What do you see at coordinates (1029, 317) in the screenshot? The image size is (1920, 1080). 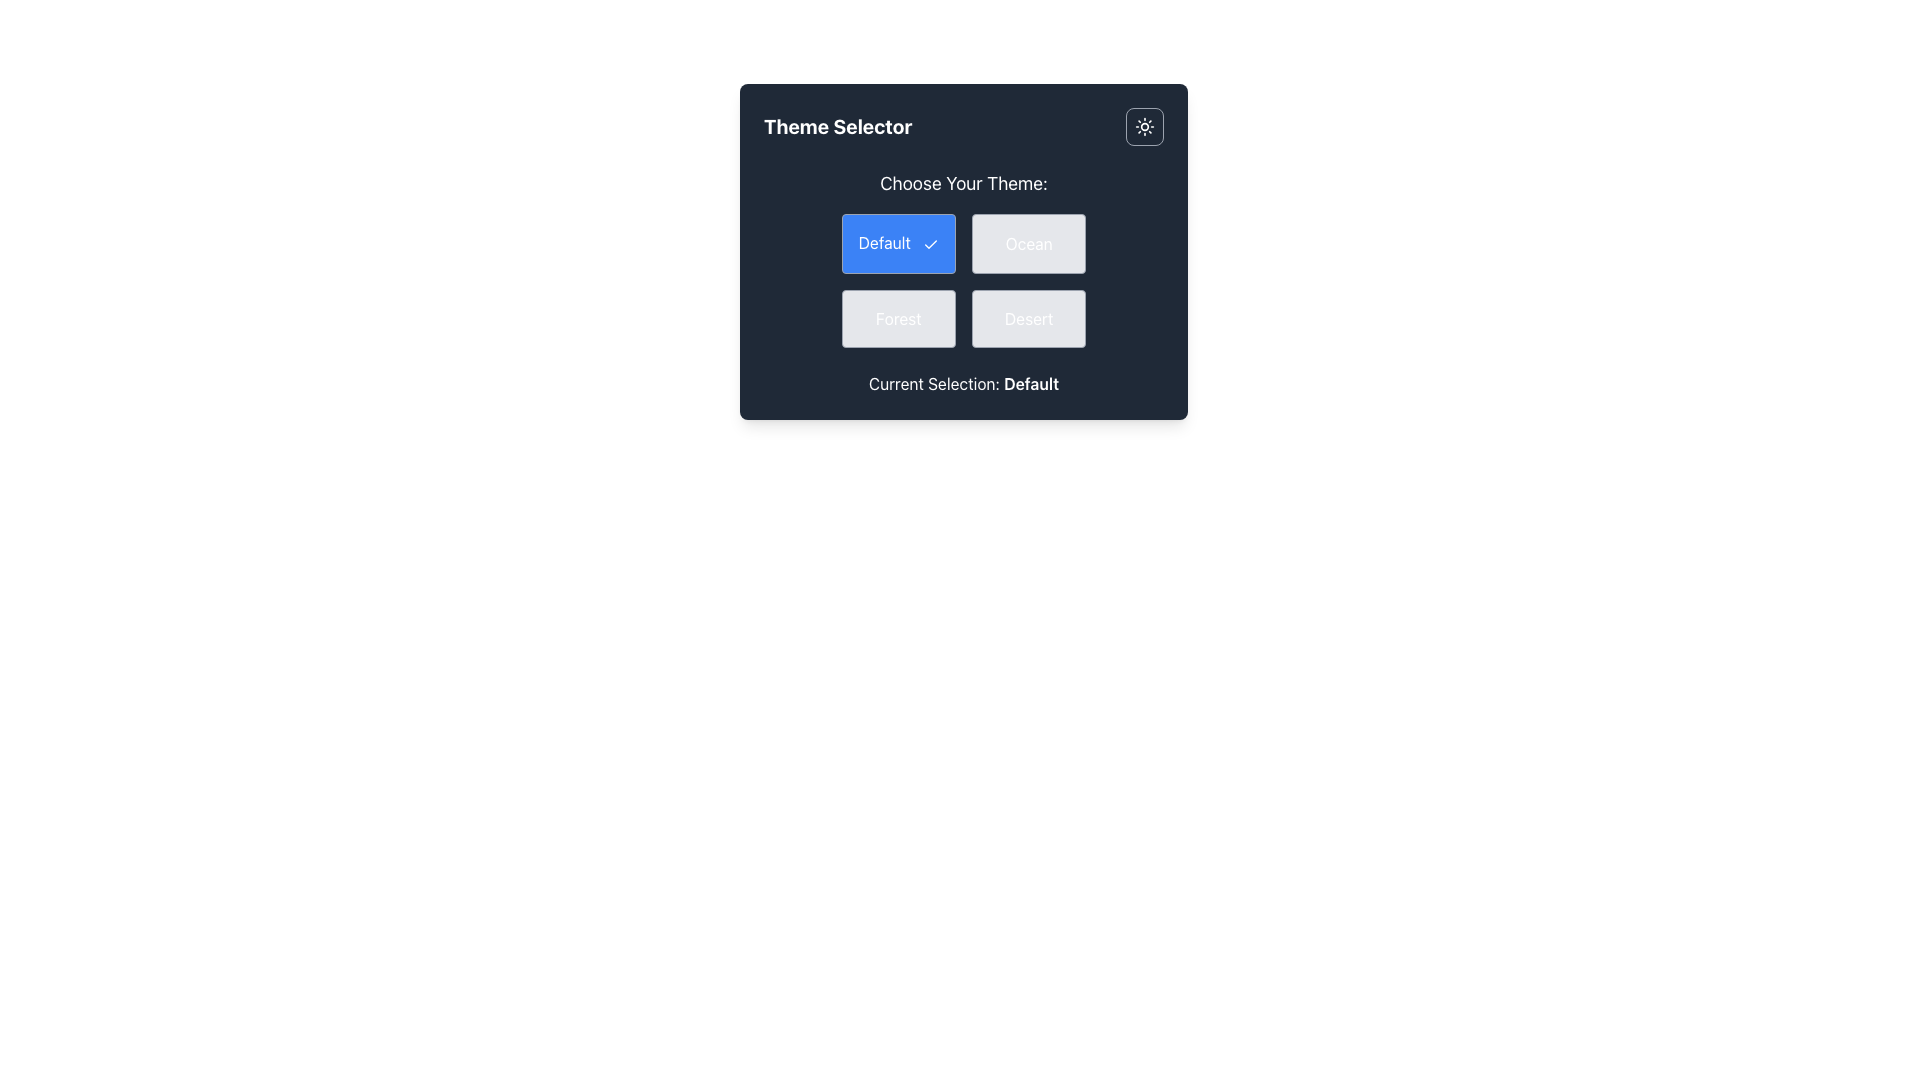 I see `the 'Desert' button, which is the bottom-right button in a 2-by-2 grid of buttons labeled 'Default', 'Ocean', 'Forest', and 'Desert'` at bounding box center [1029, 317].